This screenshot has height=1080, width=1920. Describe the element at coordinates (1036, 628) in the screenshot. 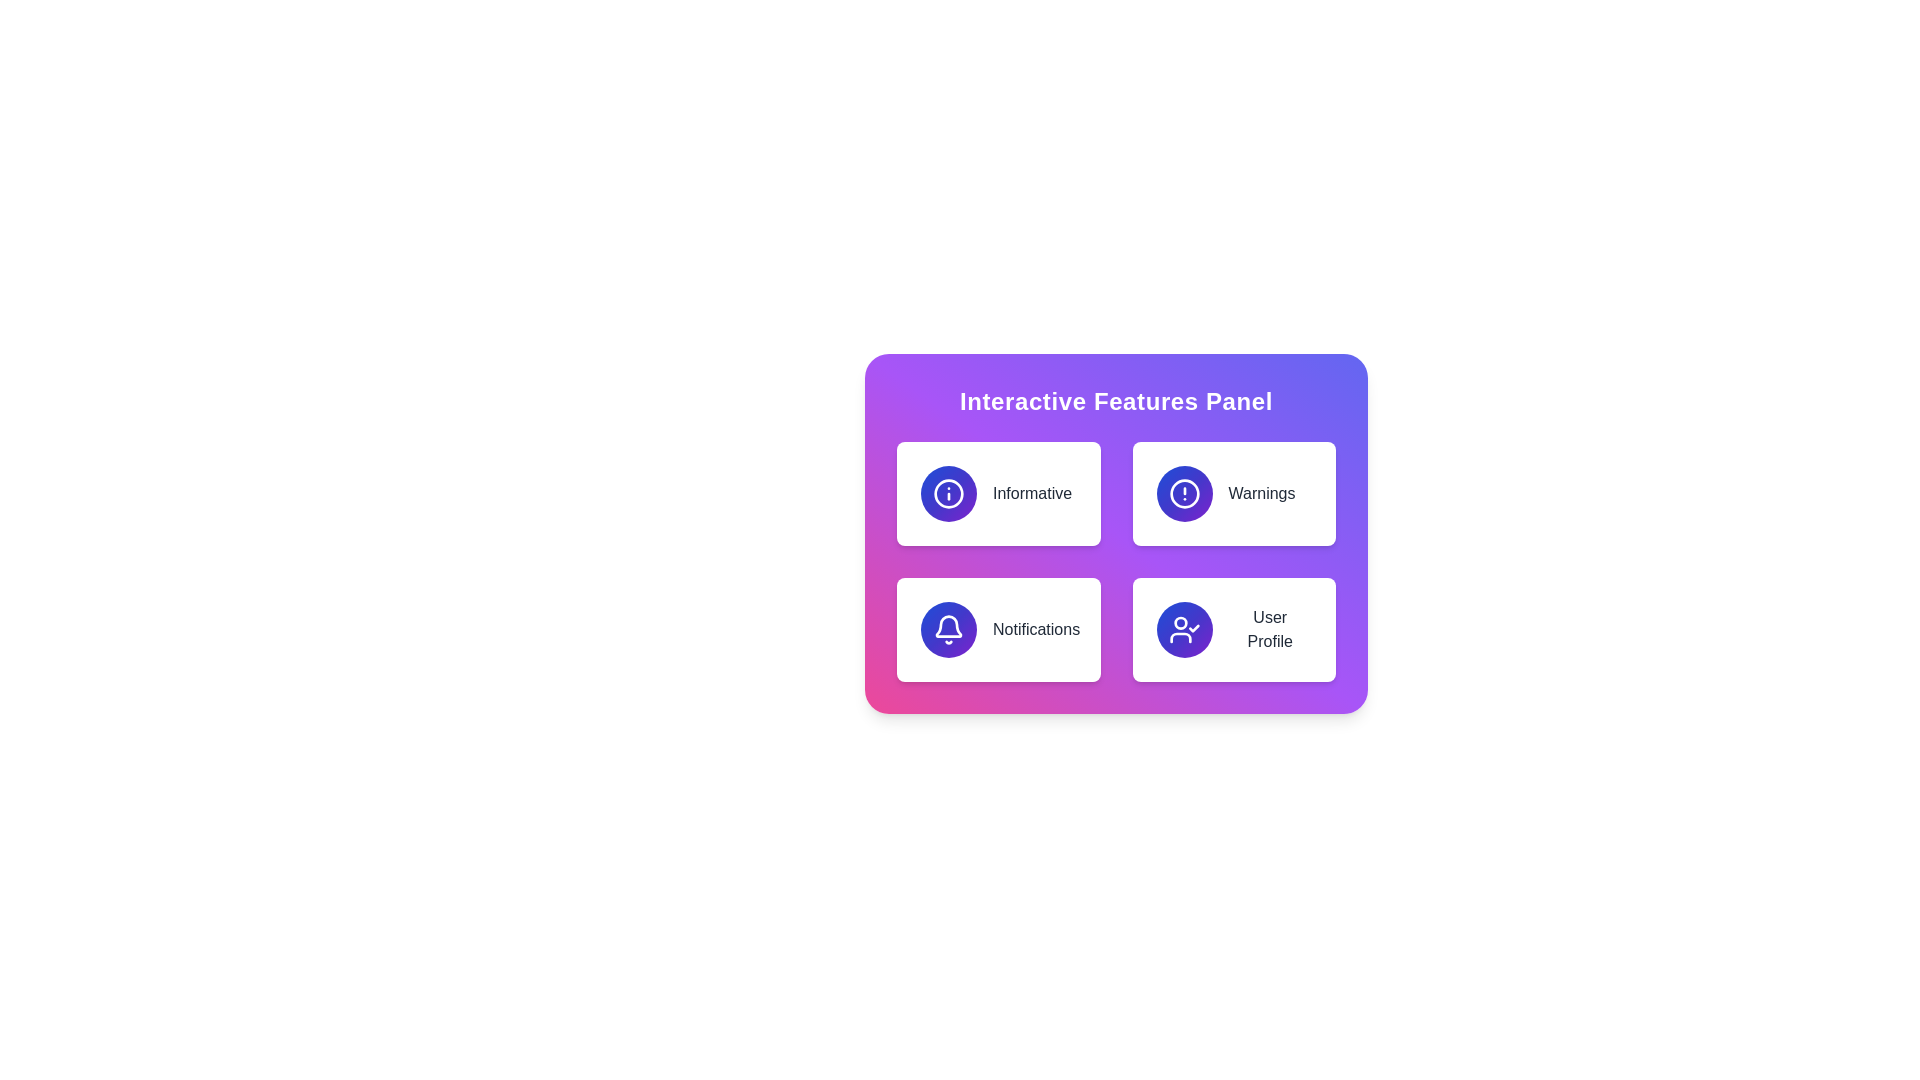

I see `the 'Notifications' text label, which is styled with a medium font weight and gray color, located at the bottom-left side of the 'Interactive Features Panel' beneath a bell-shaped icon` at that location.